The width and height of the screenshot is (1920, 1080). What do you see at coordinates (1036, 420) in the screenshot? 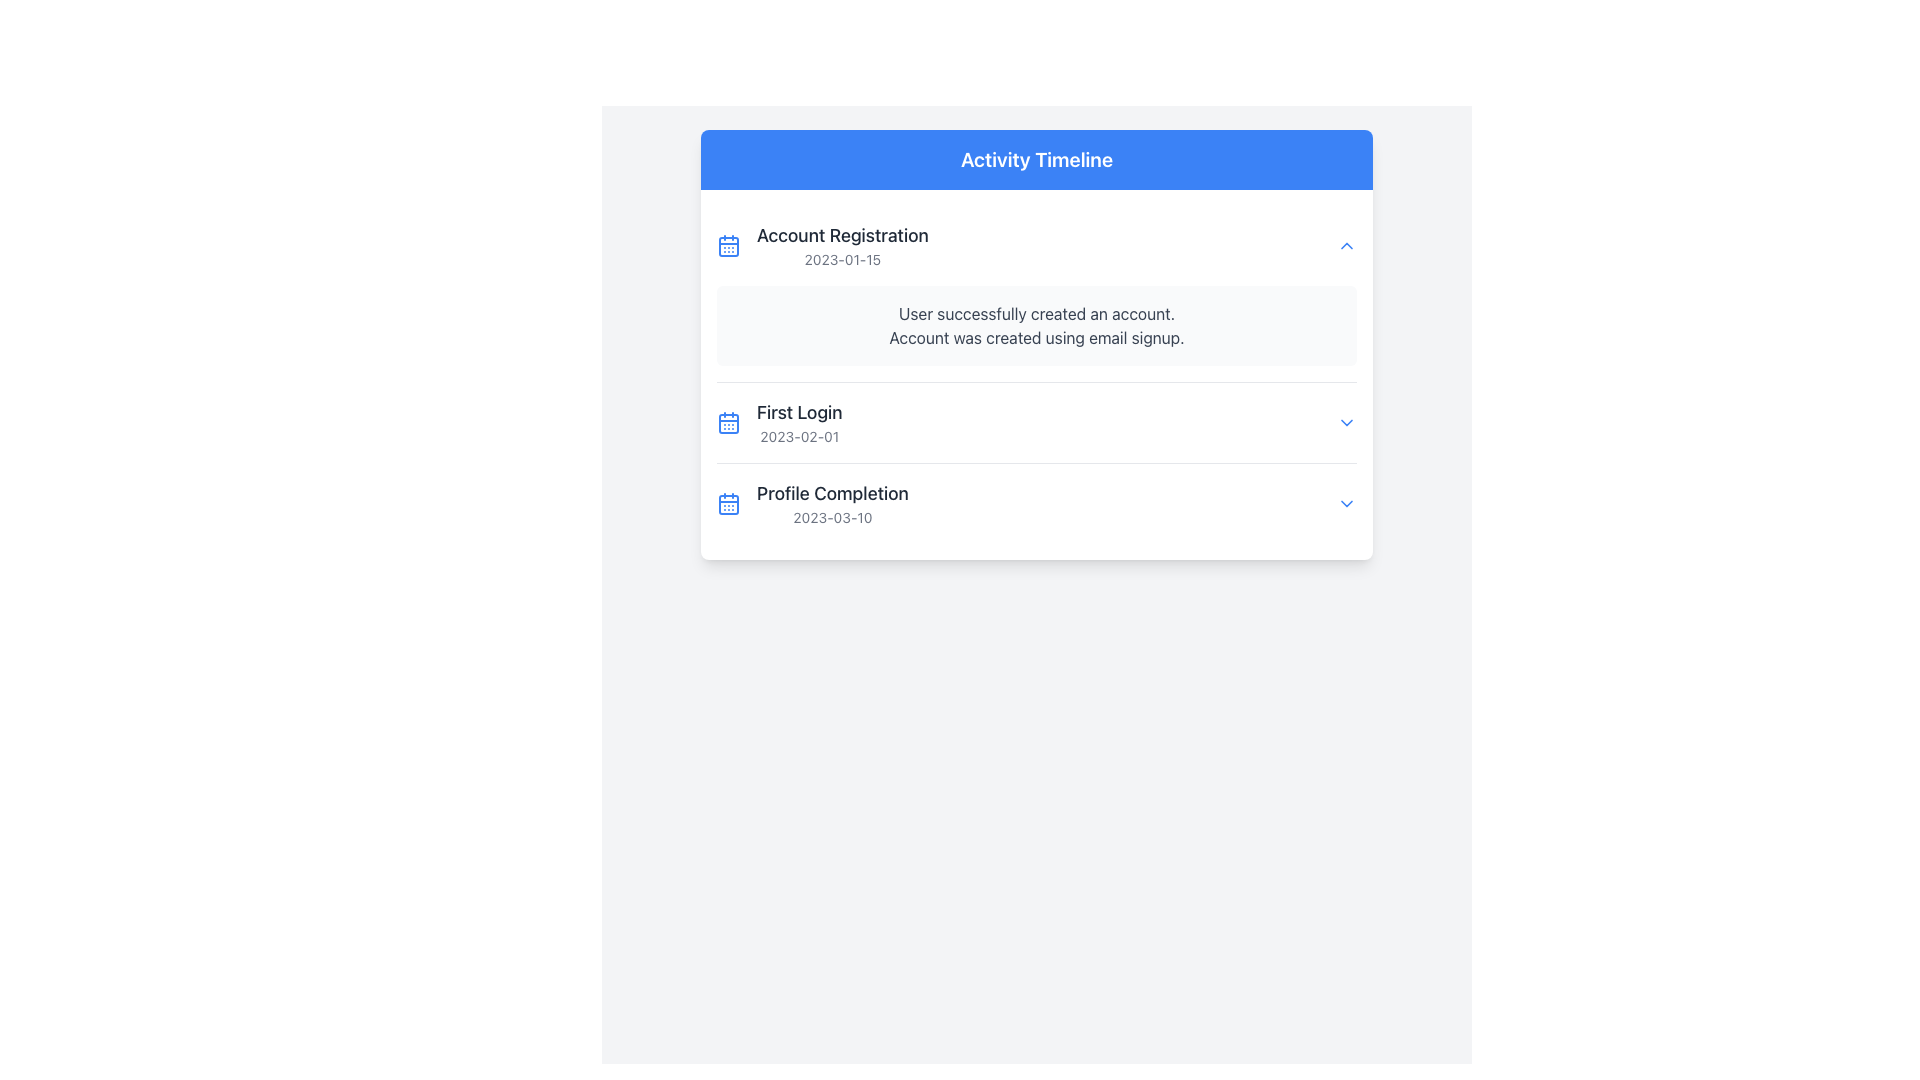
I see `the second entry in the vertical timeline list, which details the 'First Login' activity` at bounding box center [1036, 420].